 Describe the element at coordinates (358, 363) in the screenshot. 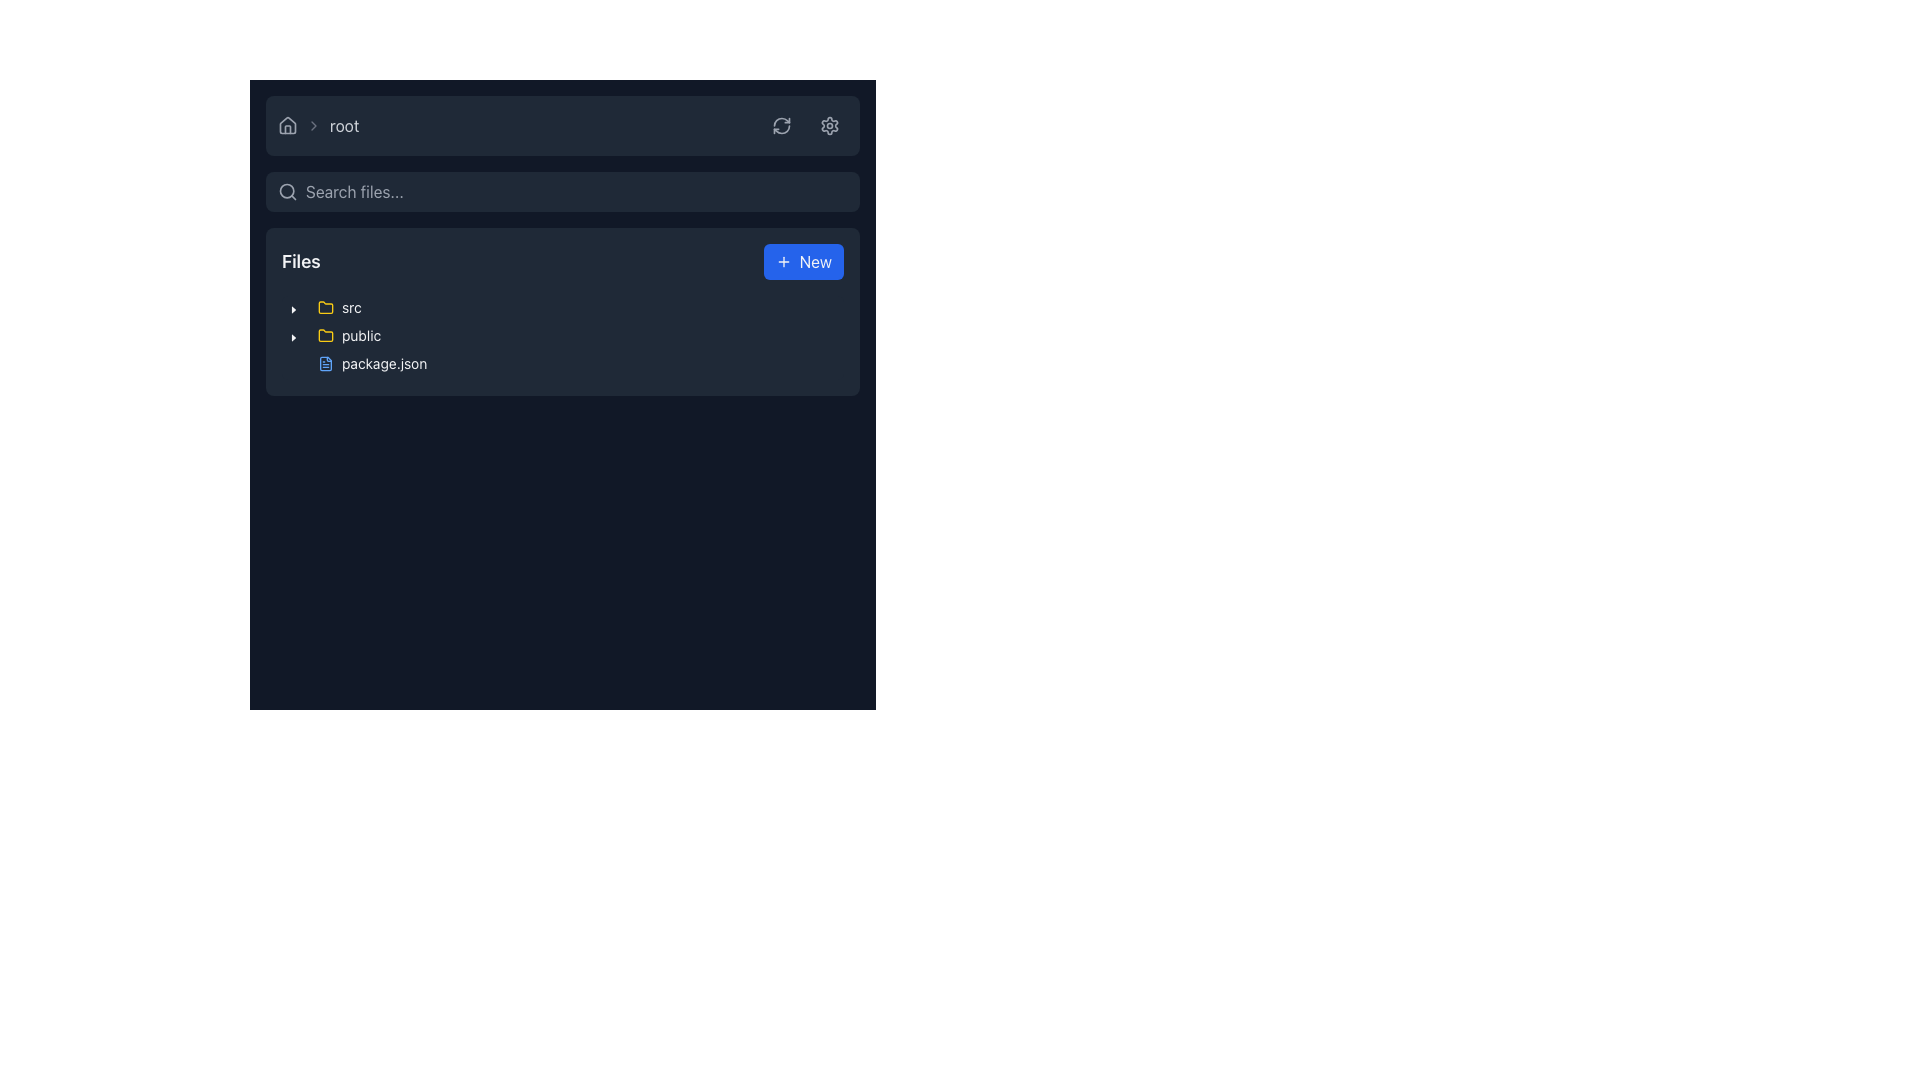

I see `the 'package.json' file entry` at that location.